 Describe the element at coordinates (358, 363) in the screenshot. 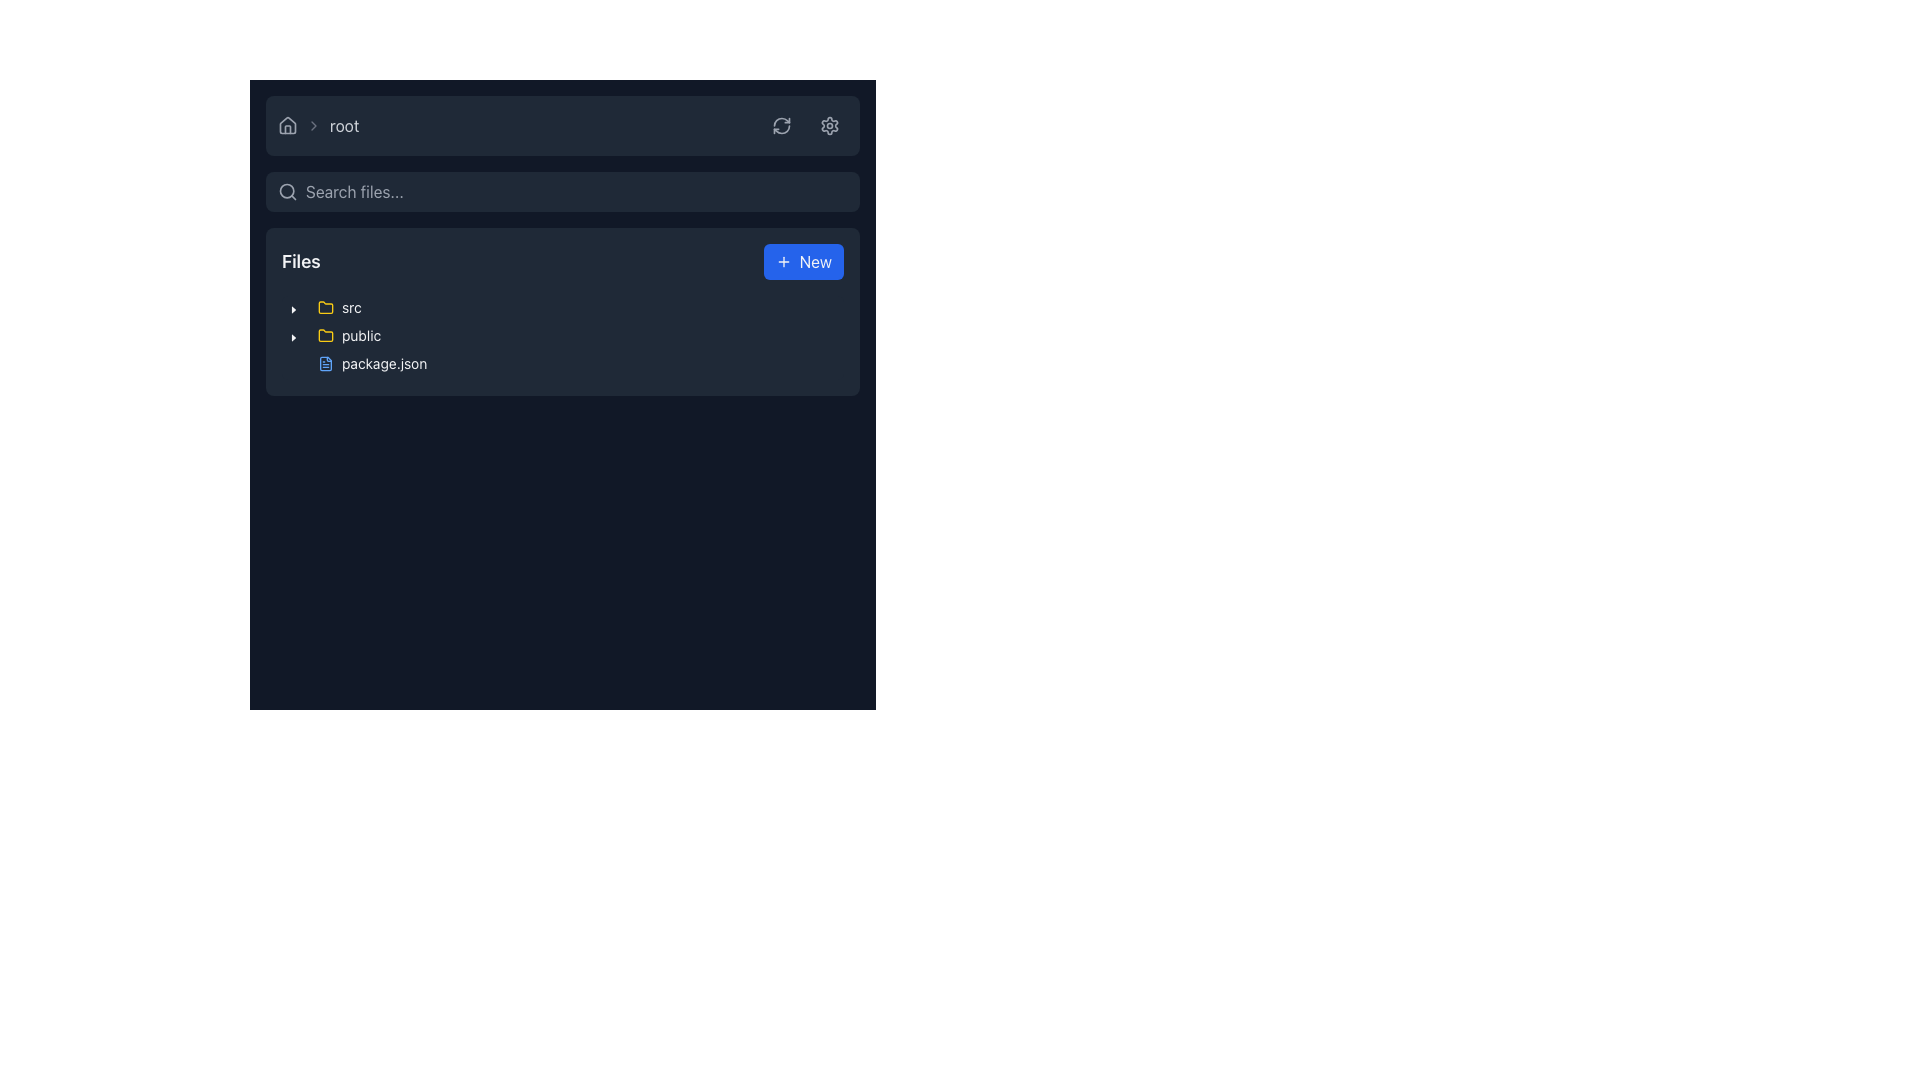

I see `the 'package.json' file entry` at that location.